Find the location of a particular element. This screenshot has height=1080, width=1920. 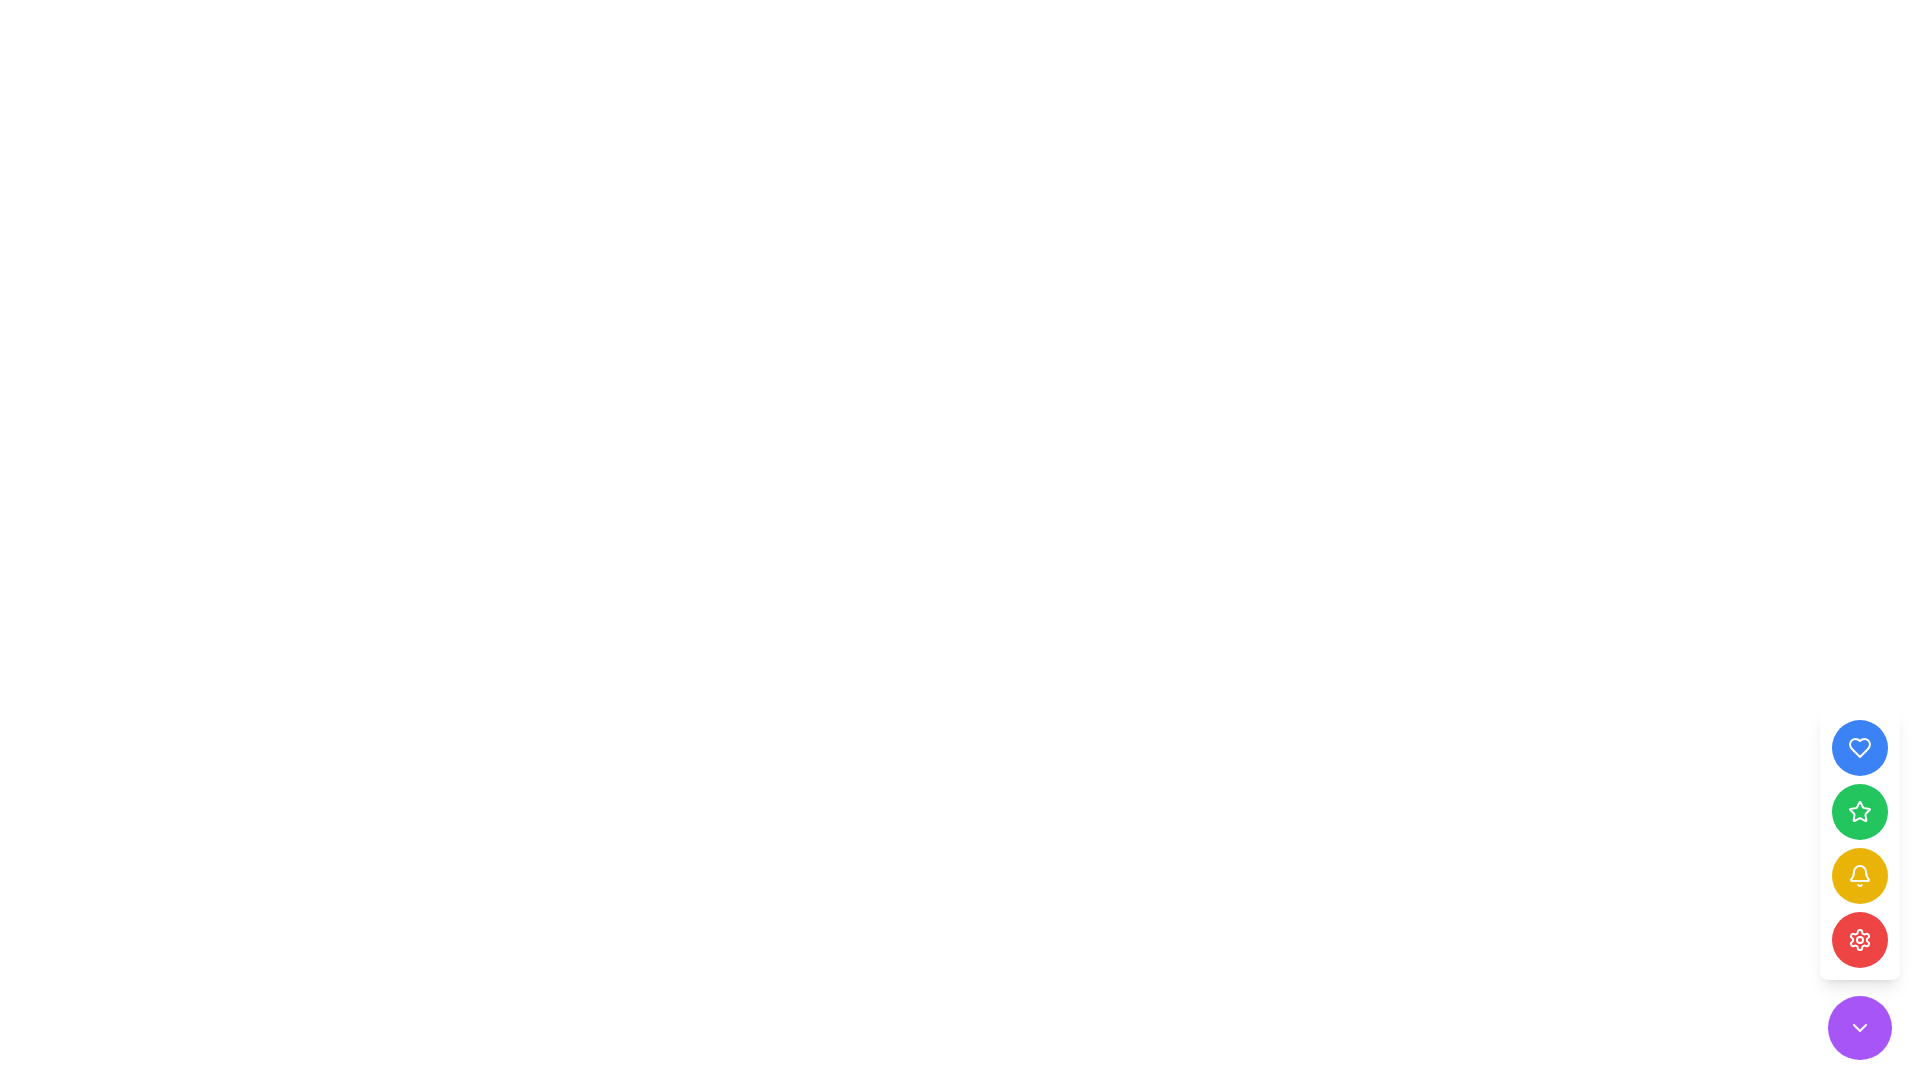

the notification button with a bell icon located in the lower-right section of the interface to trigger visual feedback is located at coordinates (1859, 874).